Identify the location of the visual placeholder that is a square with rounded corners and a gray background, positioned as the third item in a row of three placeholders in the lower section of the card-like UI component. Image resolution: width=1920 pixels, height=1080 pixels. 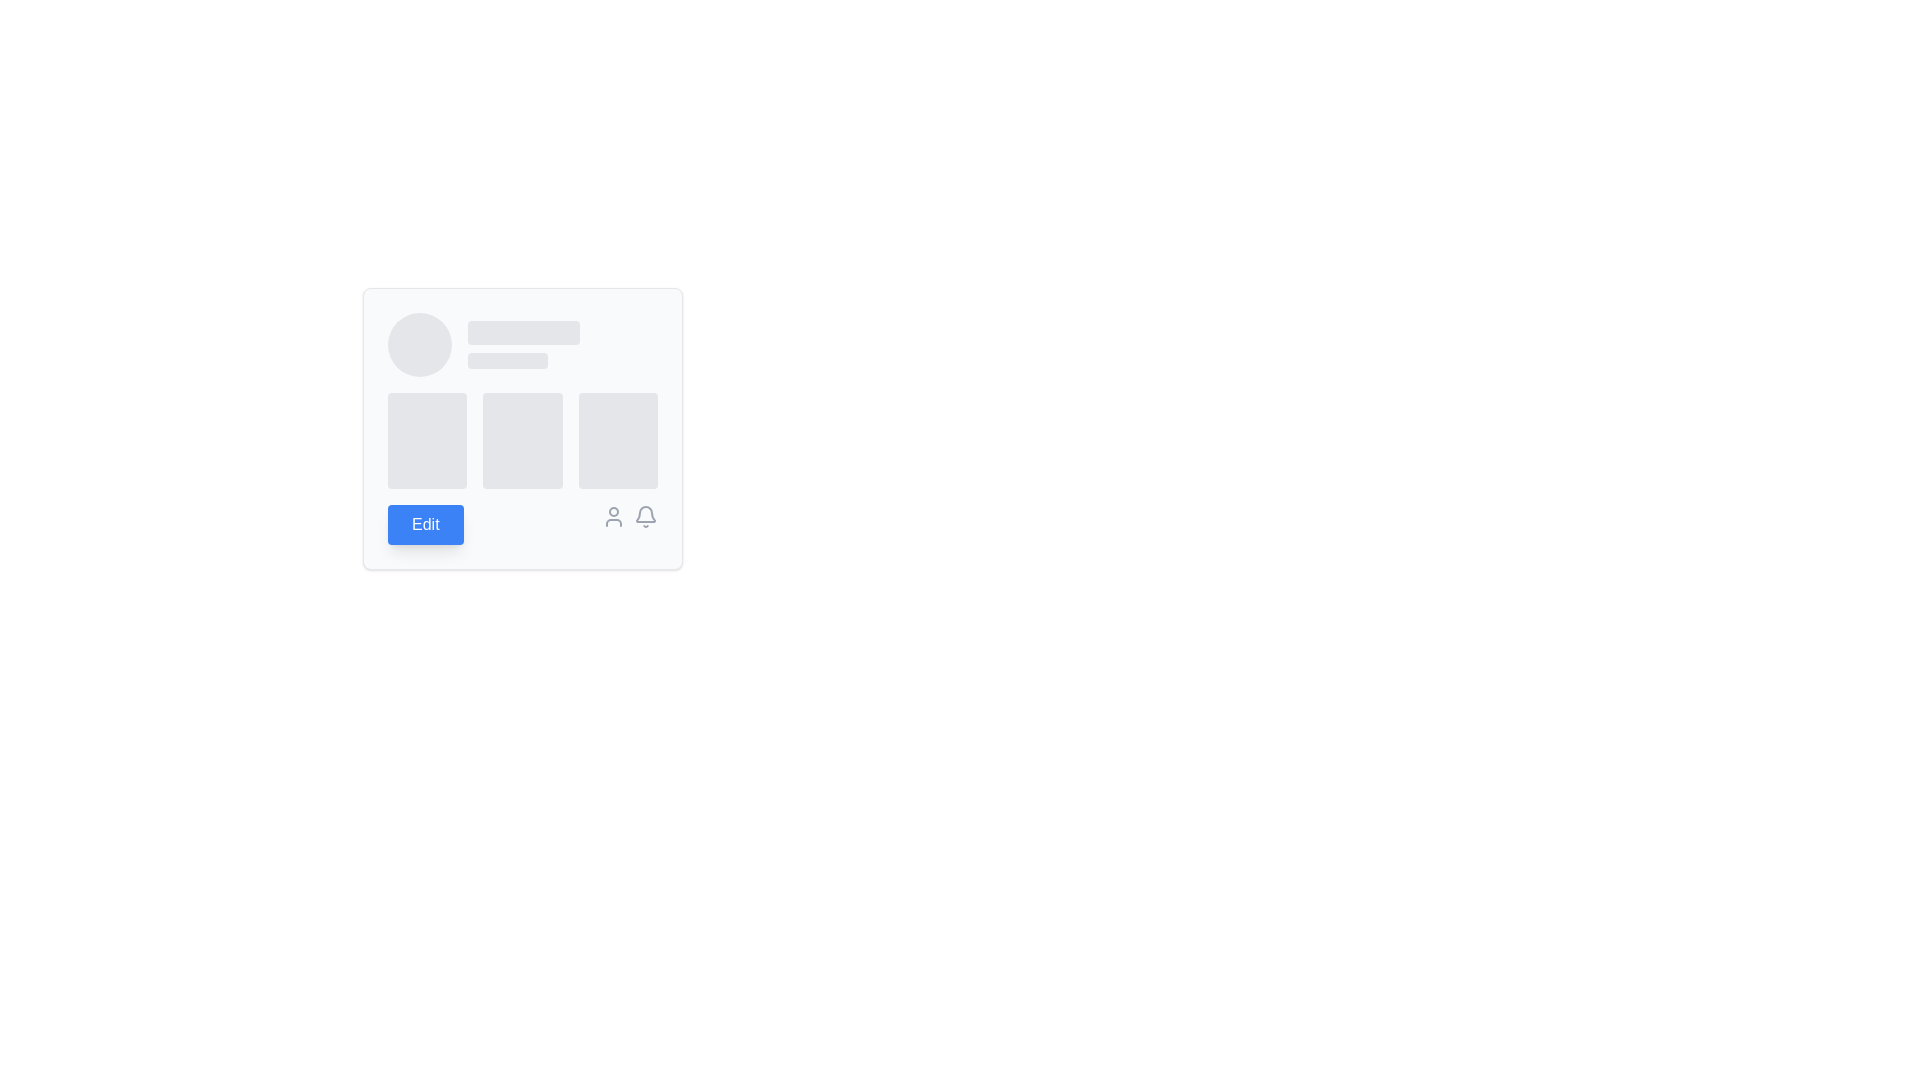
(617, 439).